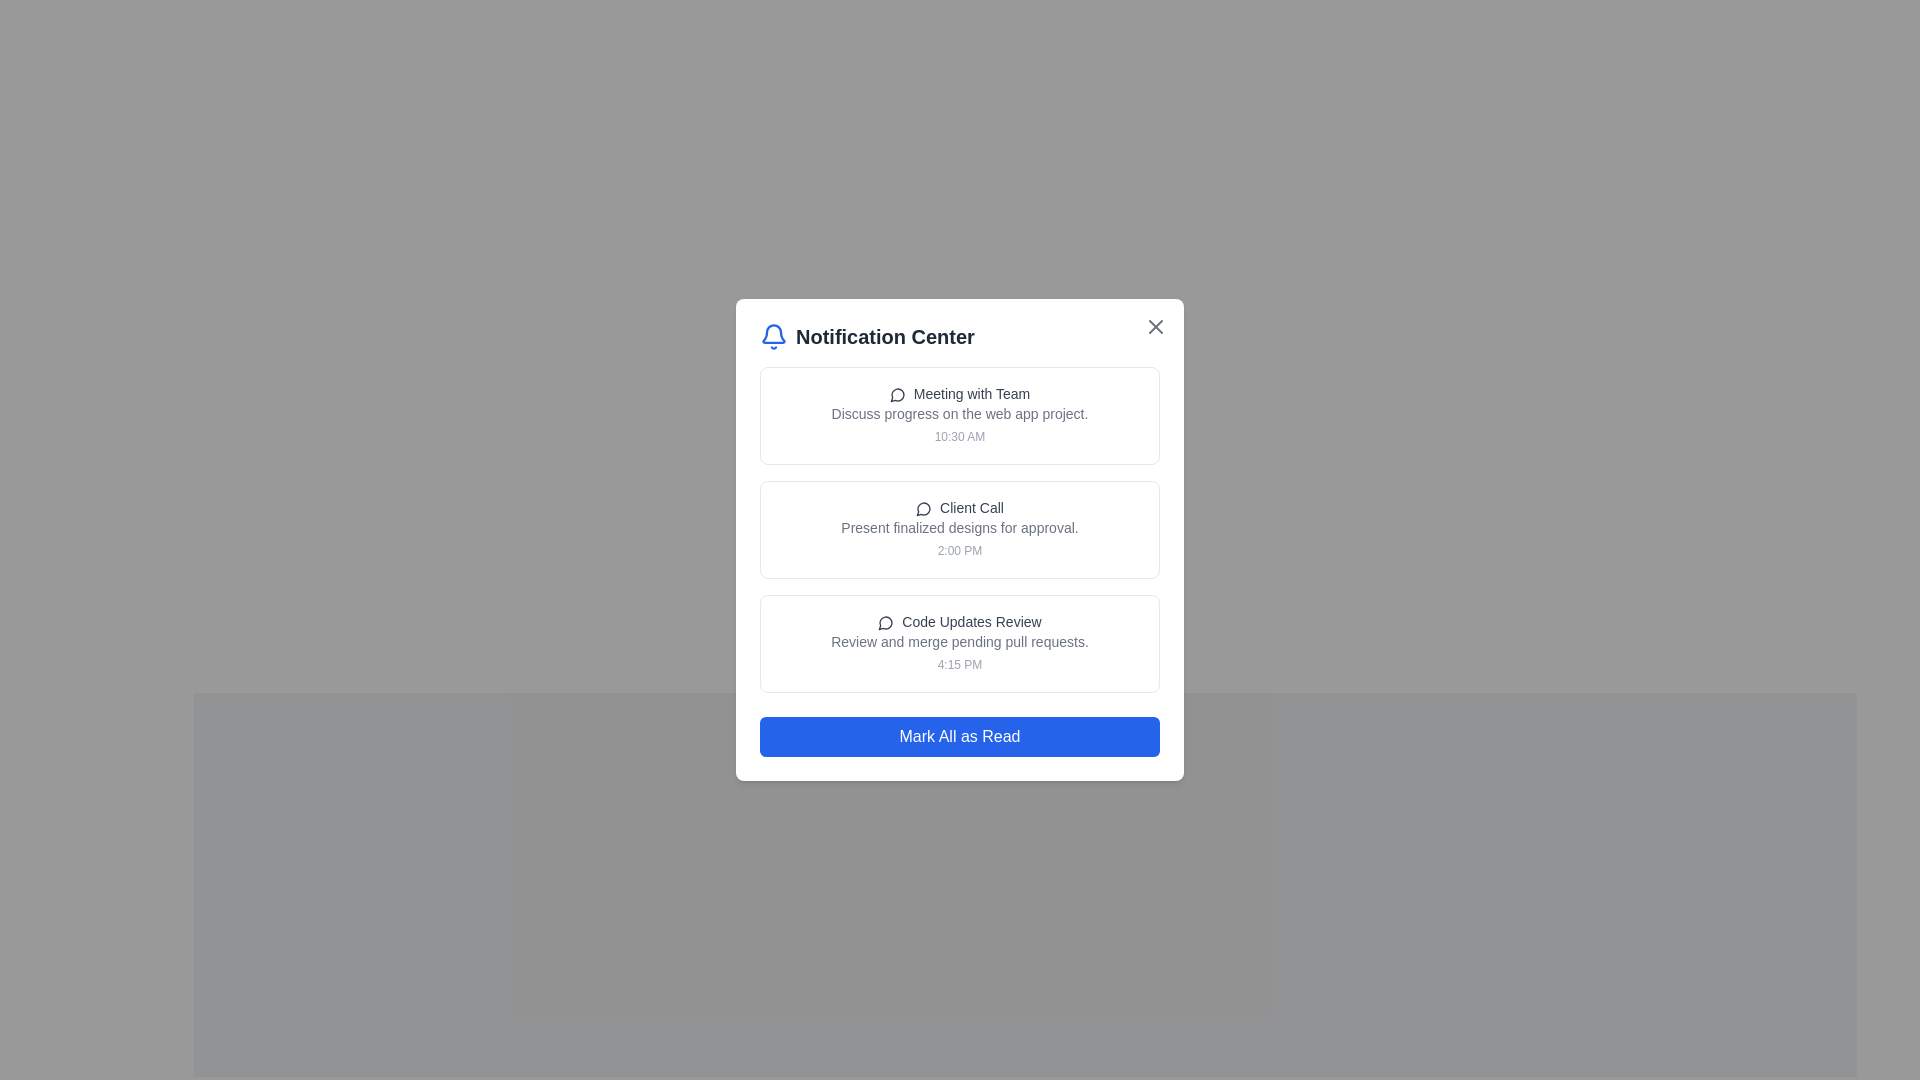  What do you see at coordinates (1156, 326) in the screenshot?
I see `the close button located in the top-right corner of the 'Notification Center' dialog, which is represented by a cross-shaped element` at bounding box center [1156, 326].